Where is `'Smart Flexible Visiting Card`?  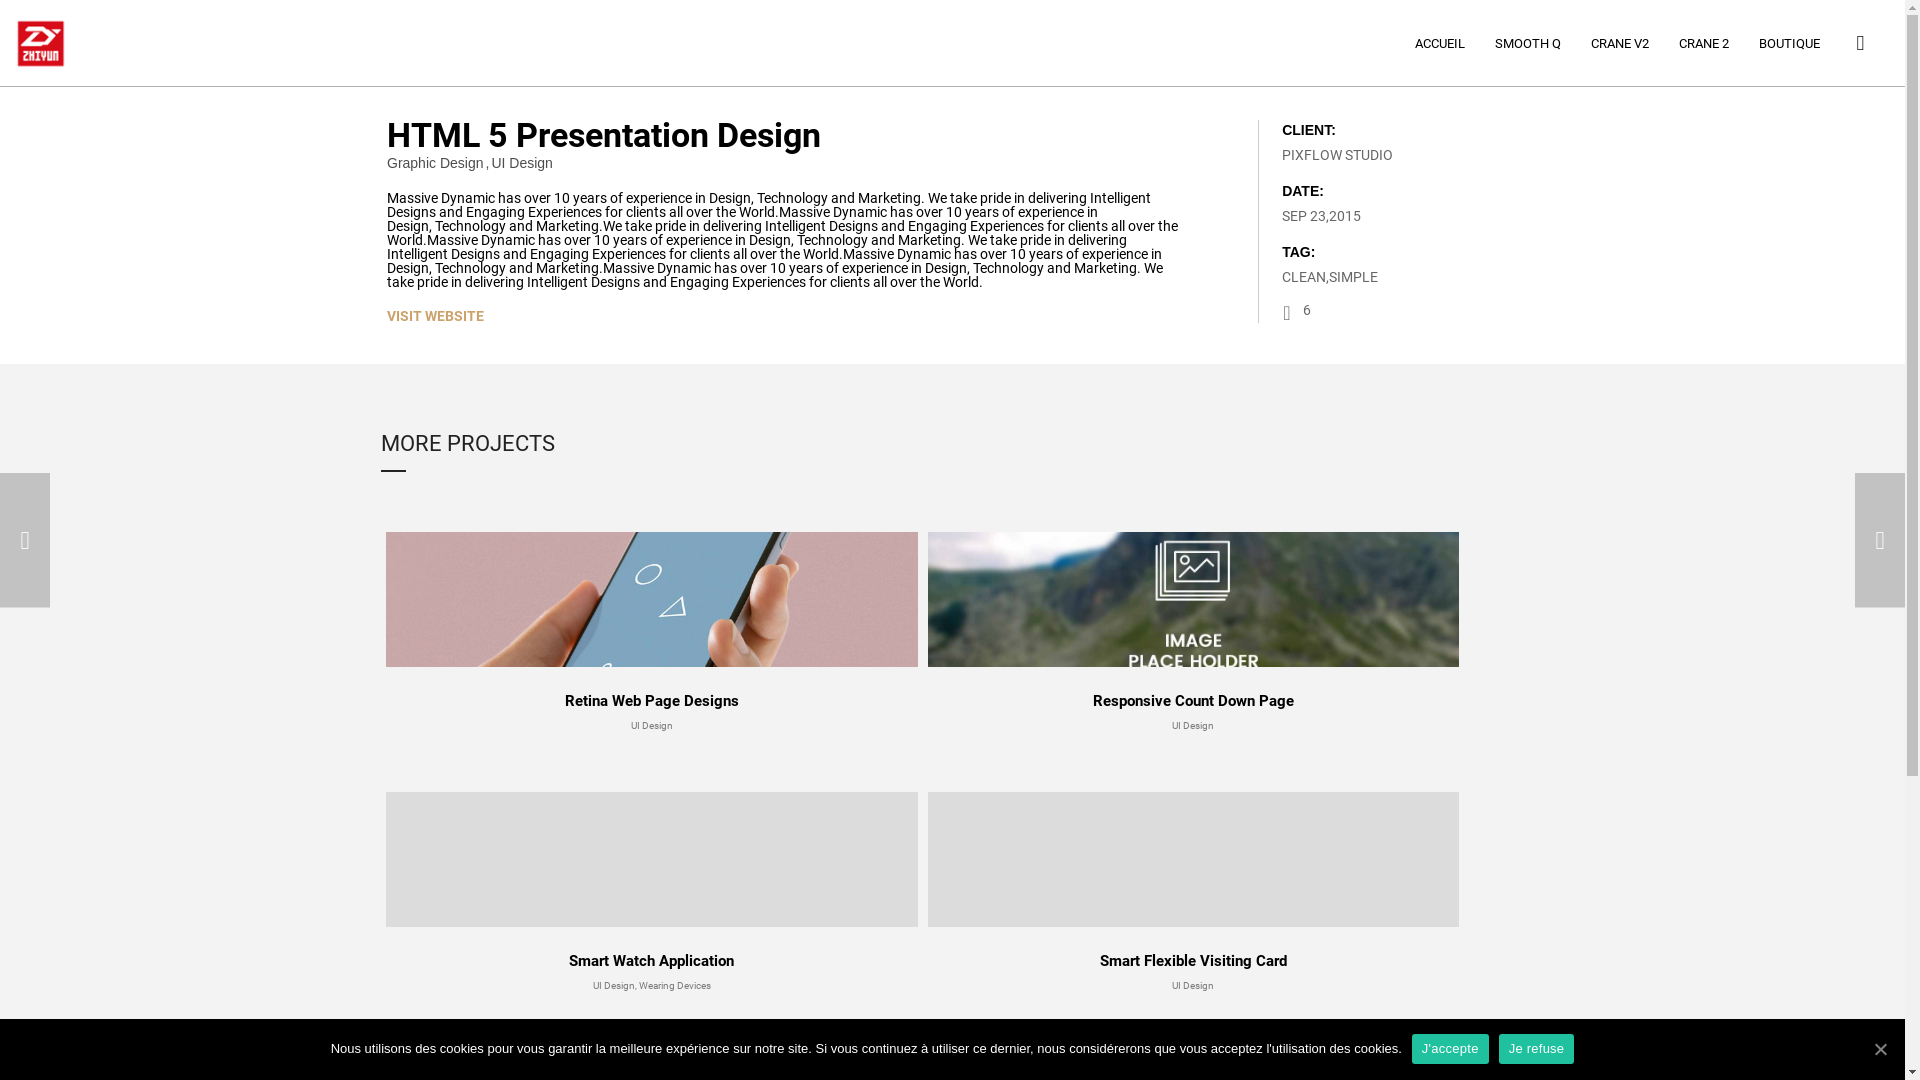 'Smart Flexible Visiting Card is located at coordinates (1194, 890).